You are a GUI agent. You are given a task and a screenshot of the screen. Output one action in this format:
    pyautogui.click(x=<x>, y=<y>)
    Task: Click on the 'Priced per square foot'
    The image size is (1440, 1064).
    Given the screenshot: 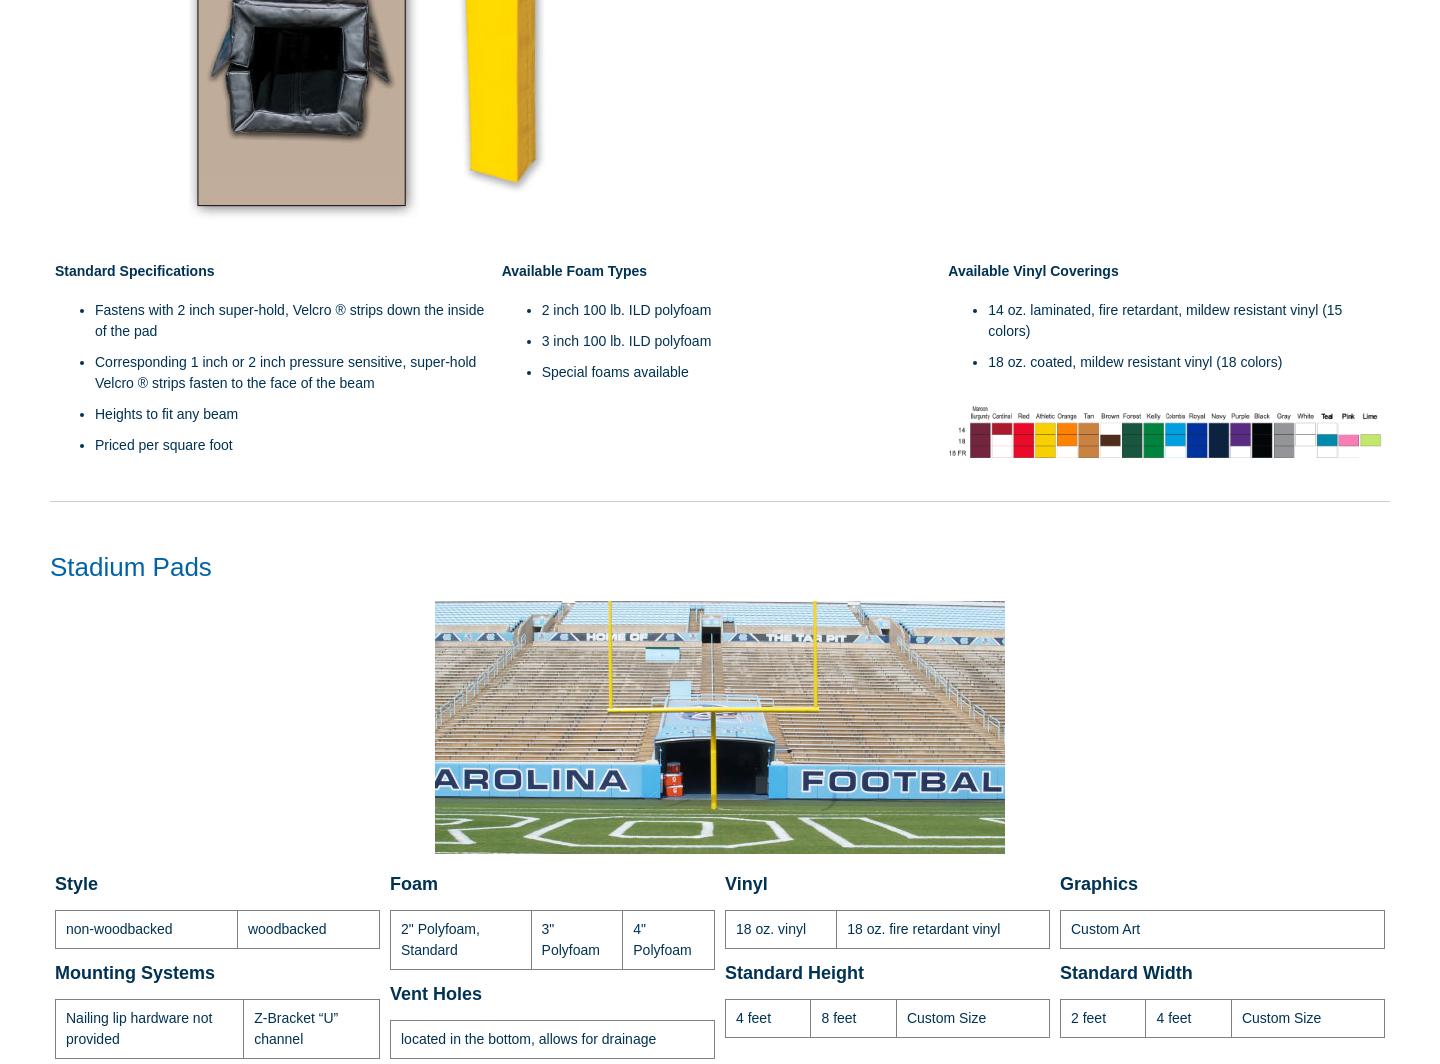 What is the action you would take?
    pyautogui.click(x=162, y=444)
    